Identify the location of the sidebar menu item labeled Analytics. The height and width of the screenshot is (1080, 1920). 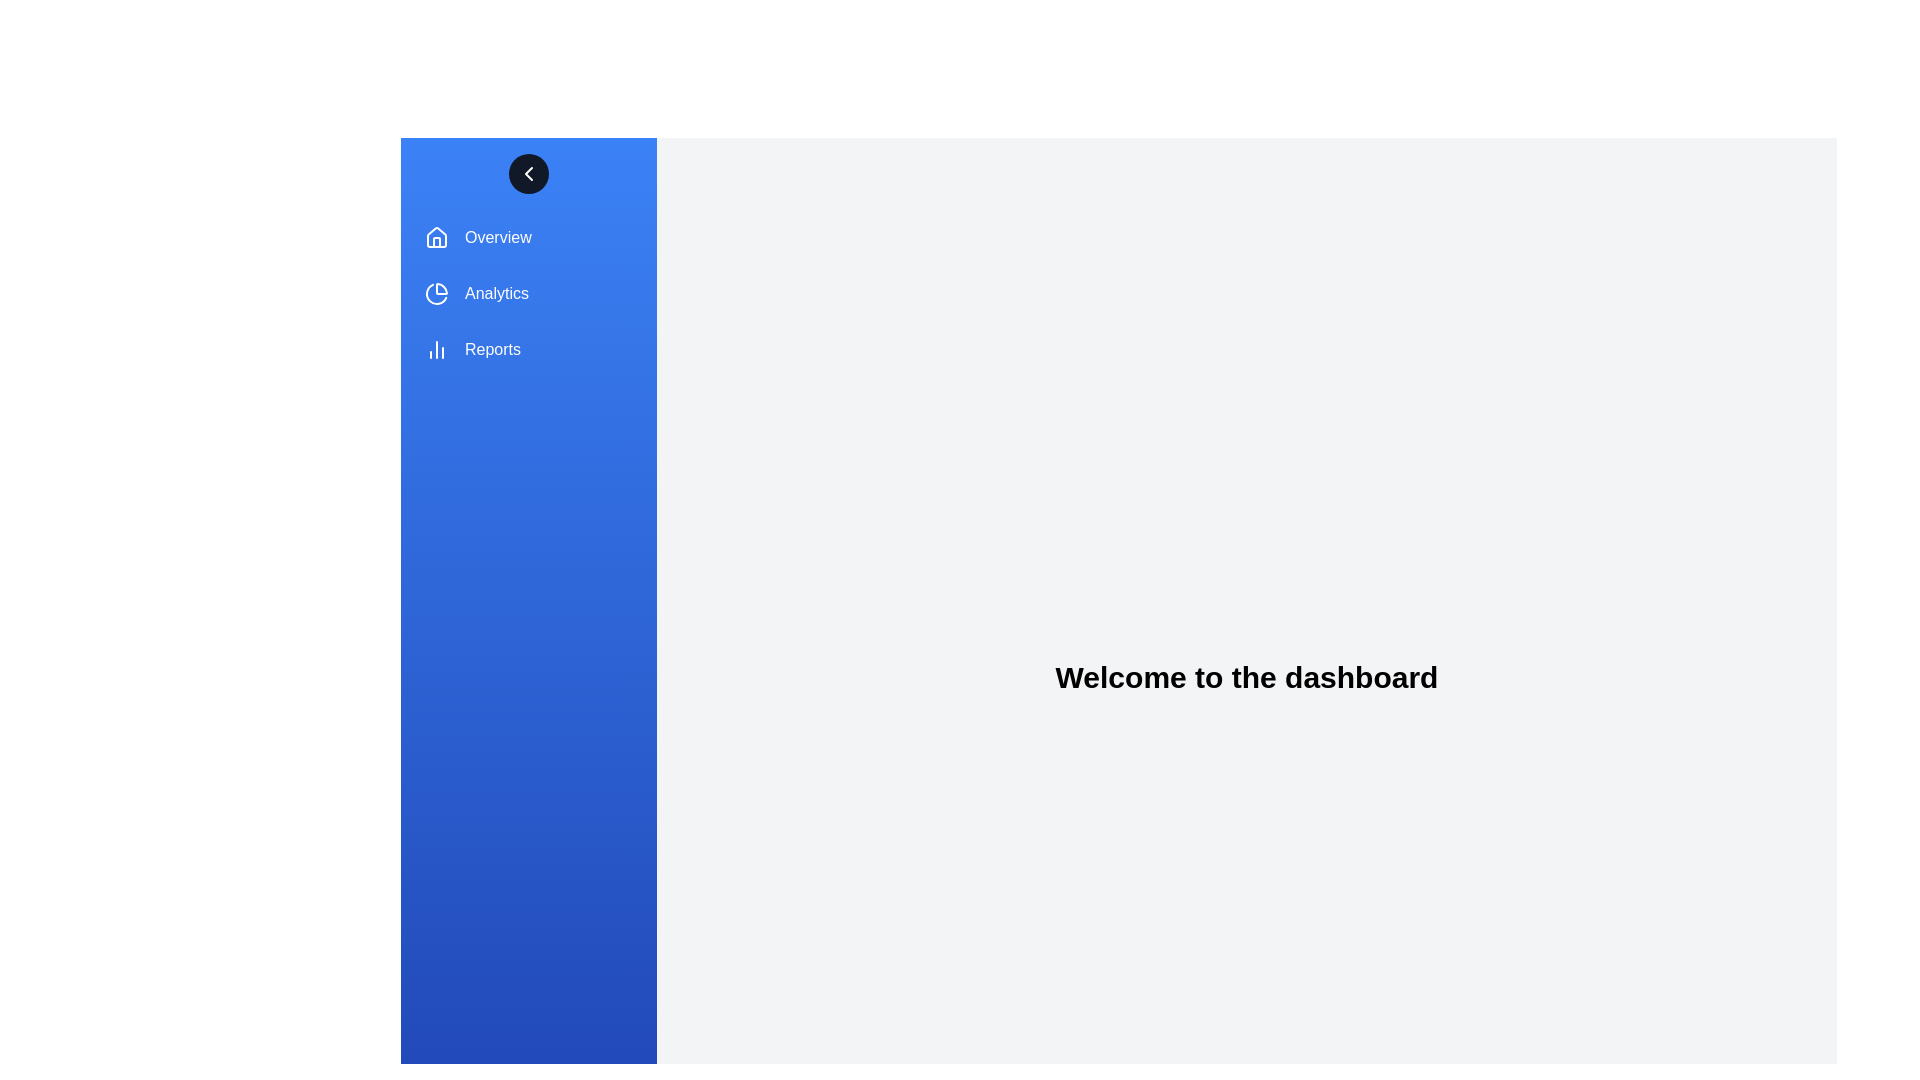
(528, 293).